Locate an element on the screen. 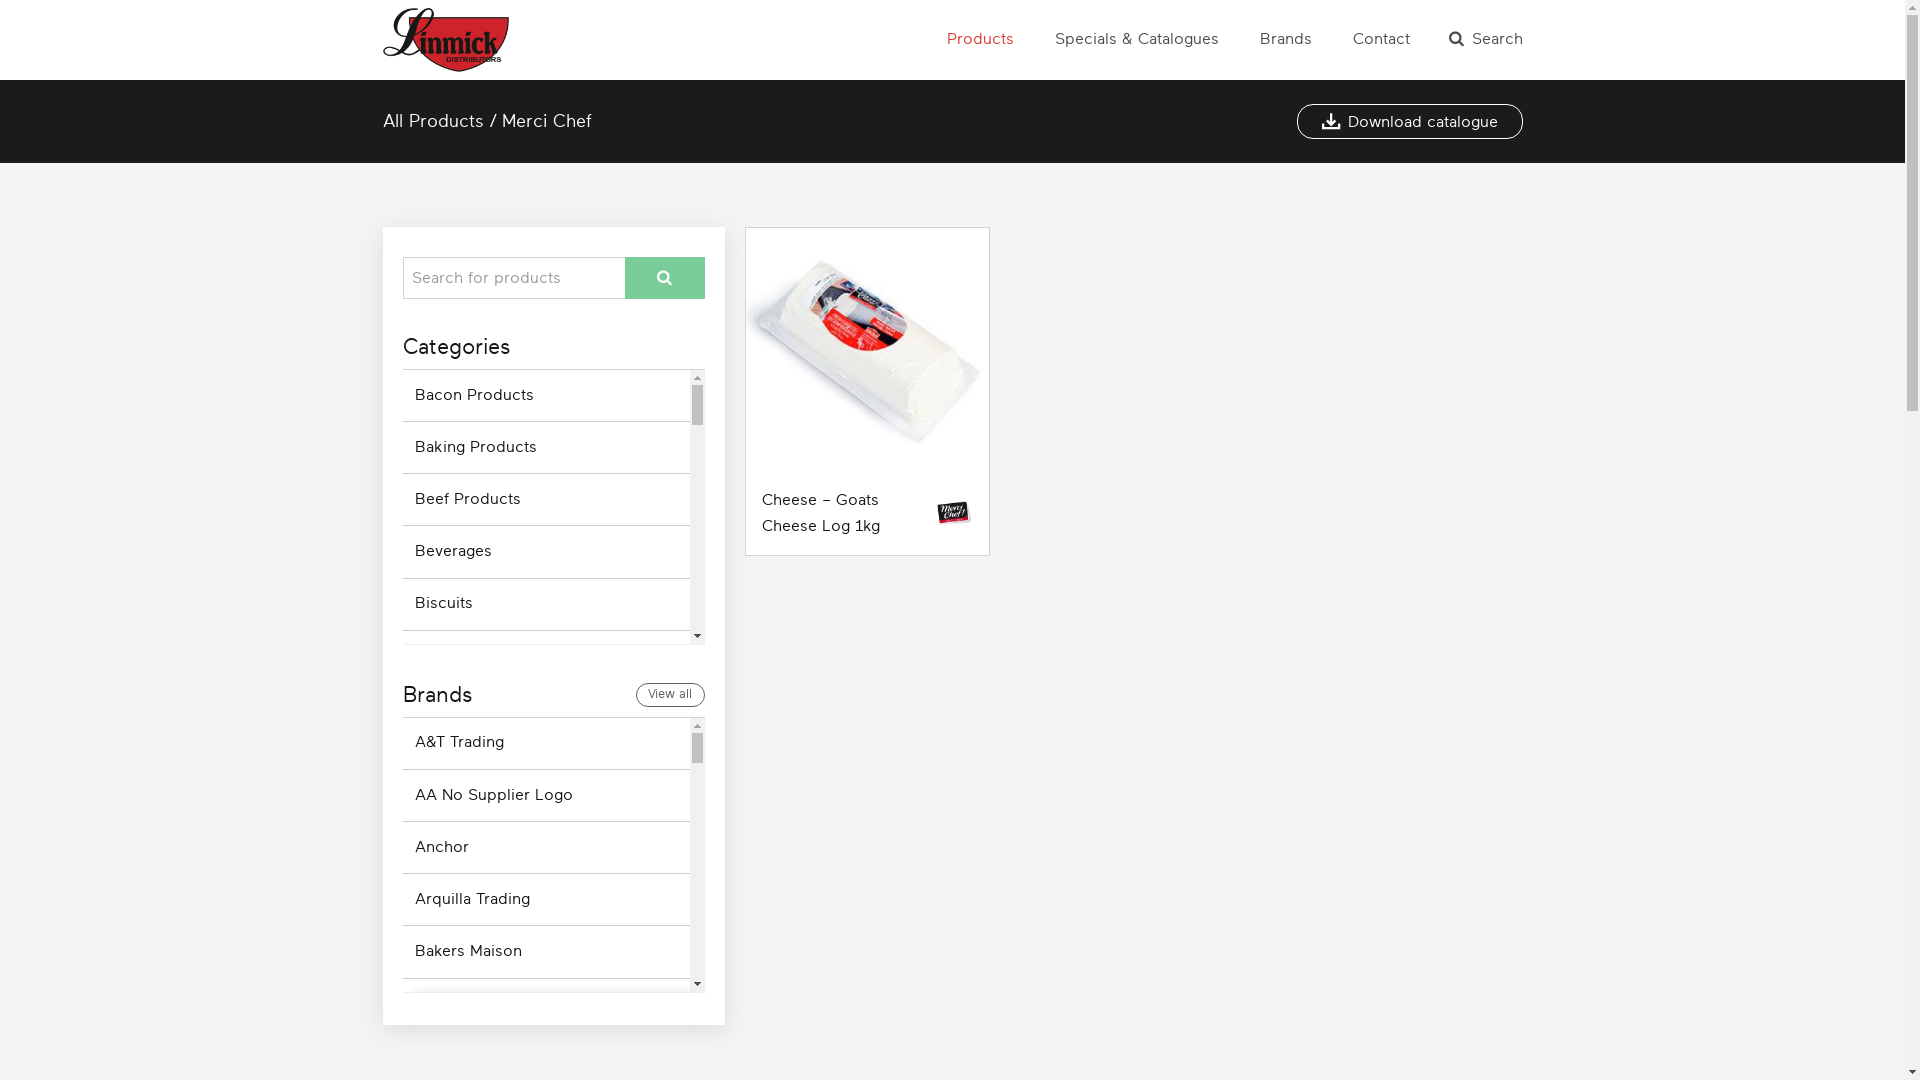  'Baking Products' is located at coordinates (545, 446).